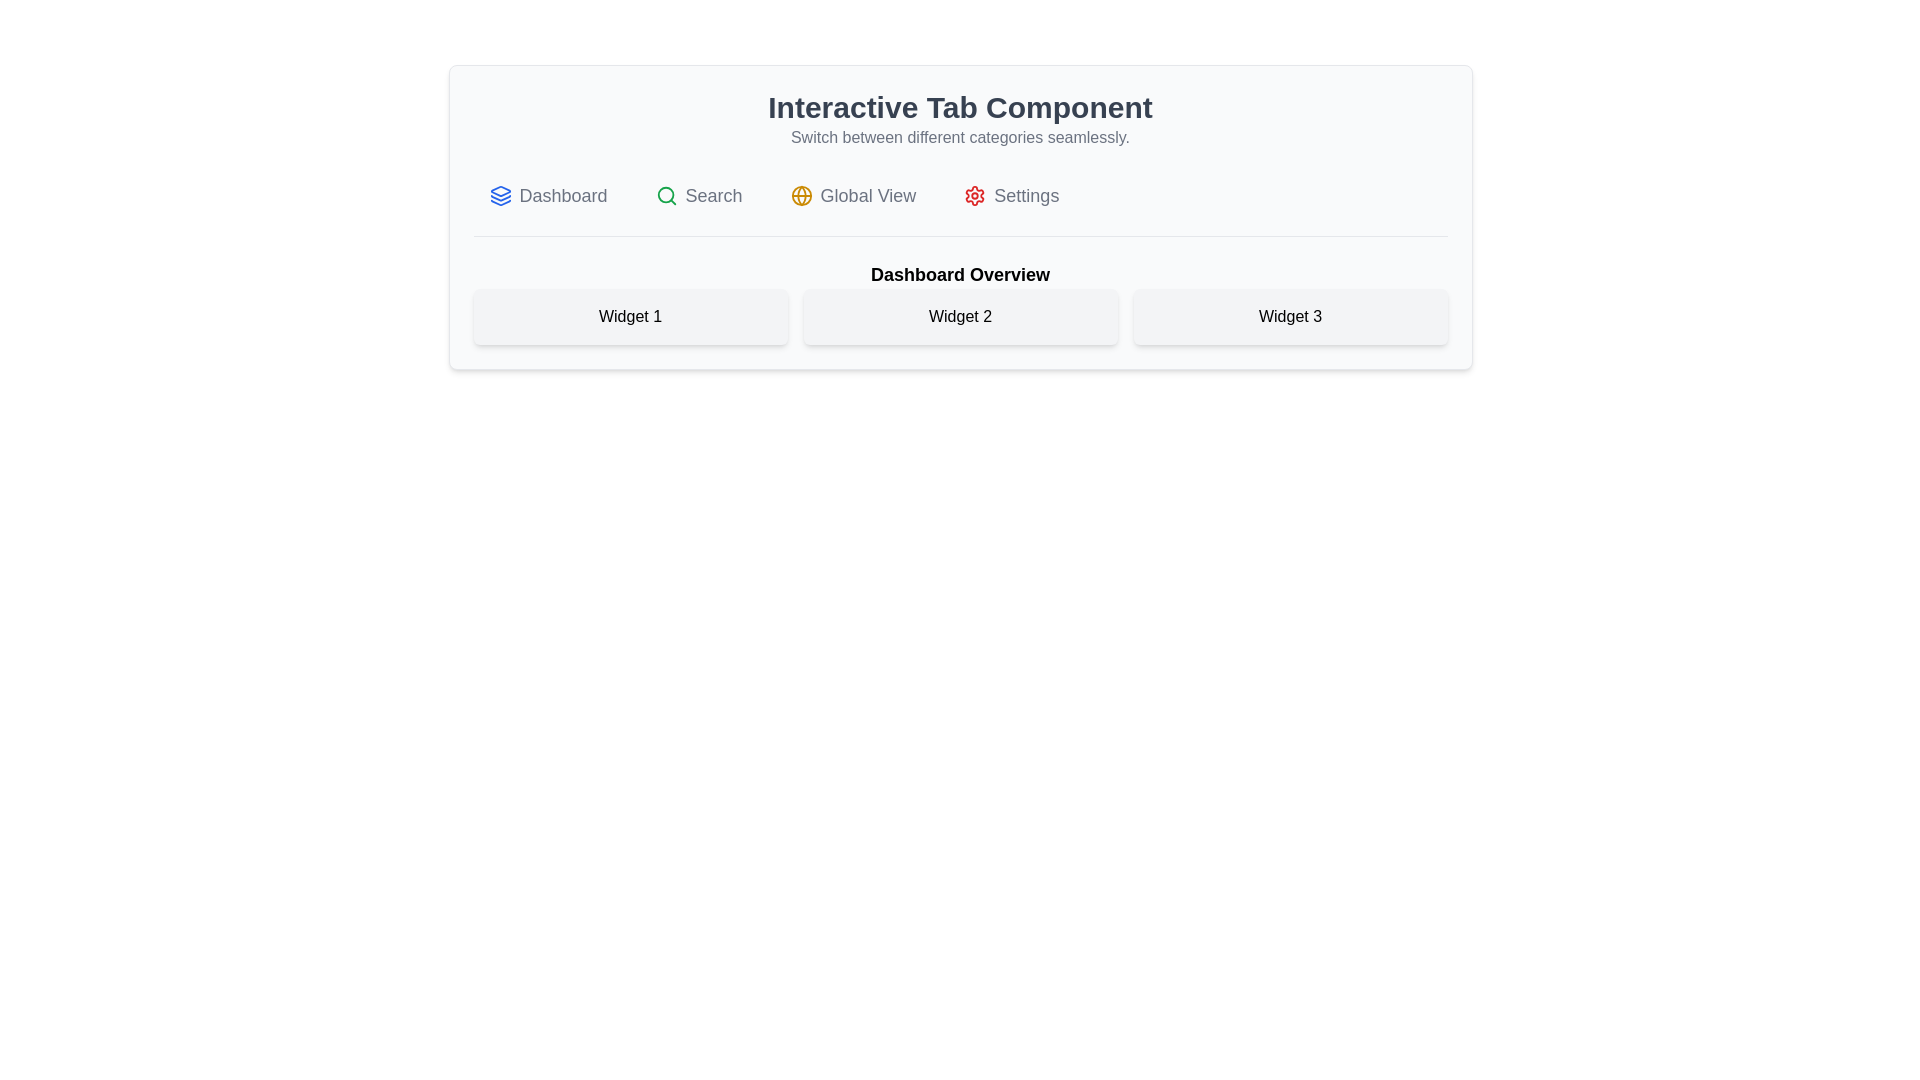  I want to click on the small green-colored search icon styled like a magnifying glass, which is part of the 'Search' navigation option in the toolbar beneath the title 'Interactive Tab Component', so click(666, 196).